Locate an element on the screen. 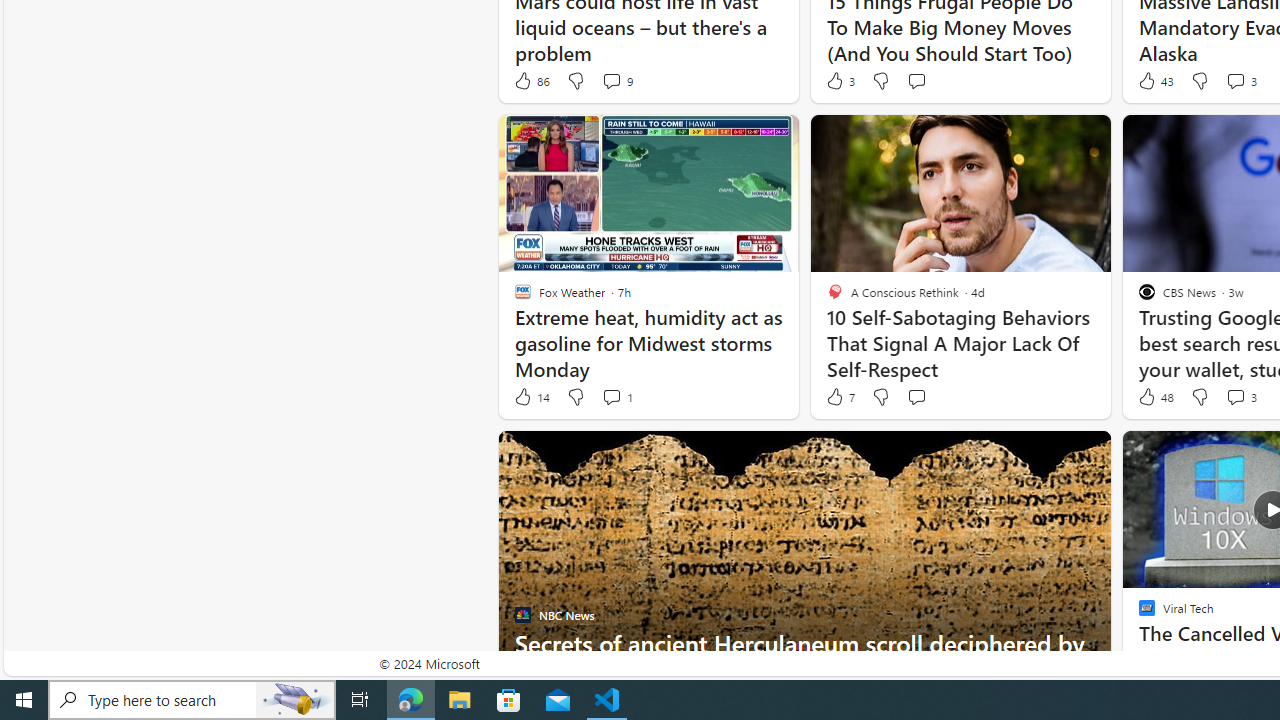  '7 Like' is located at coordinates (839, 397).